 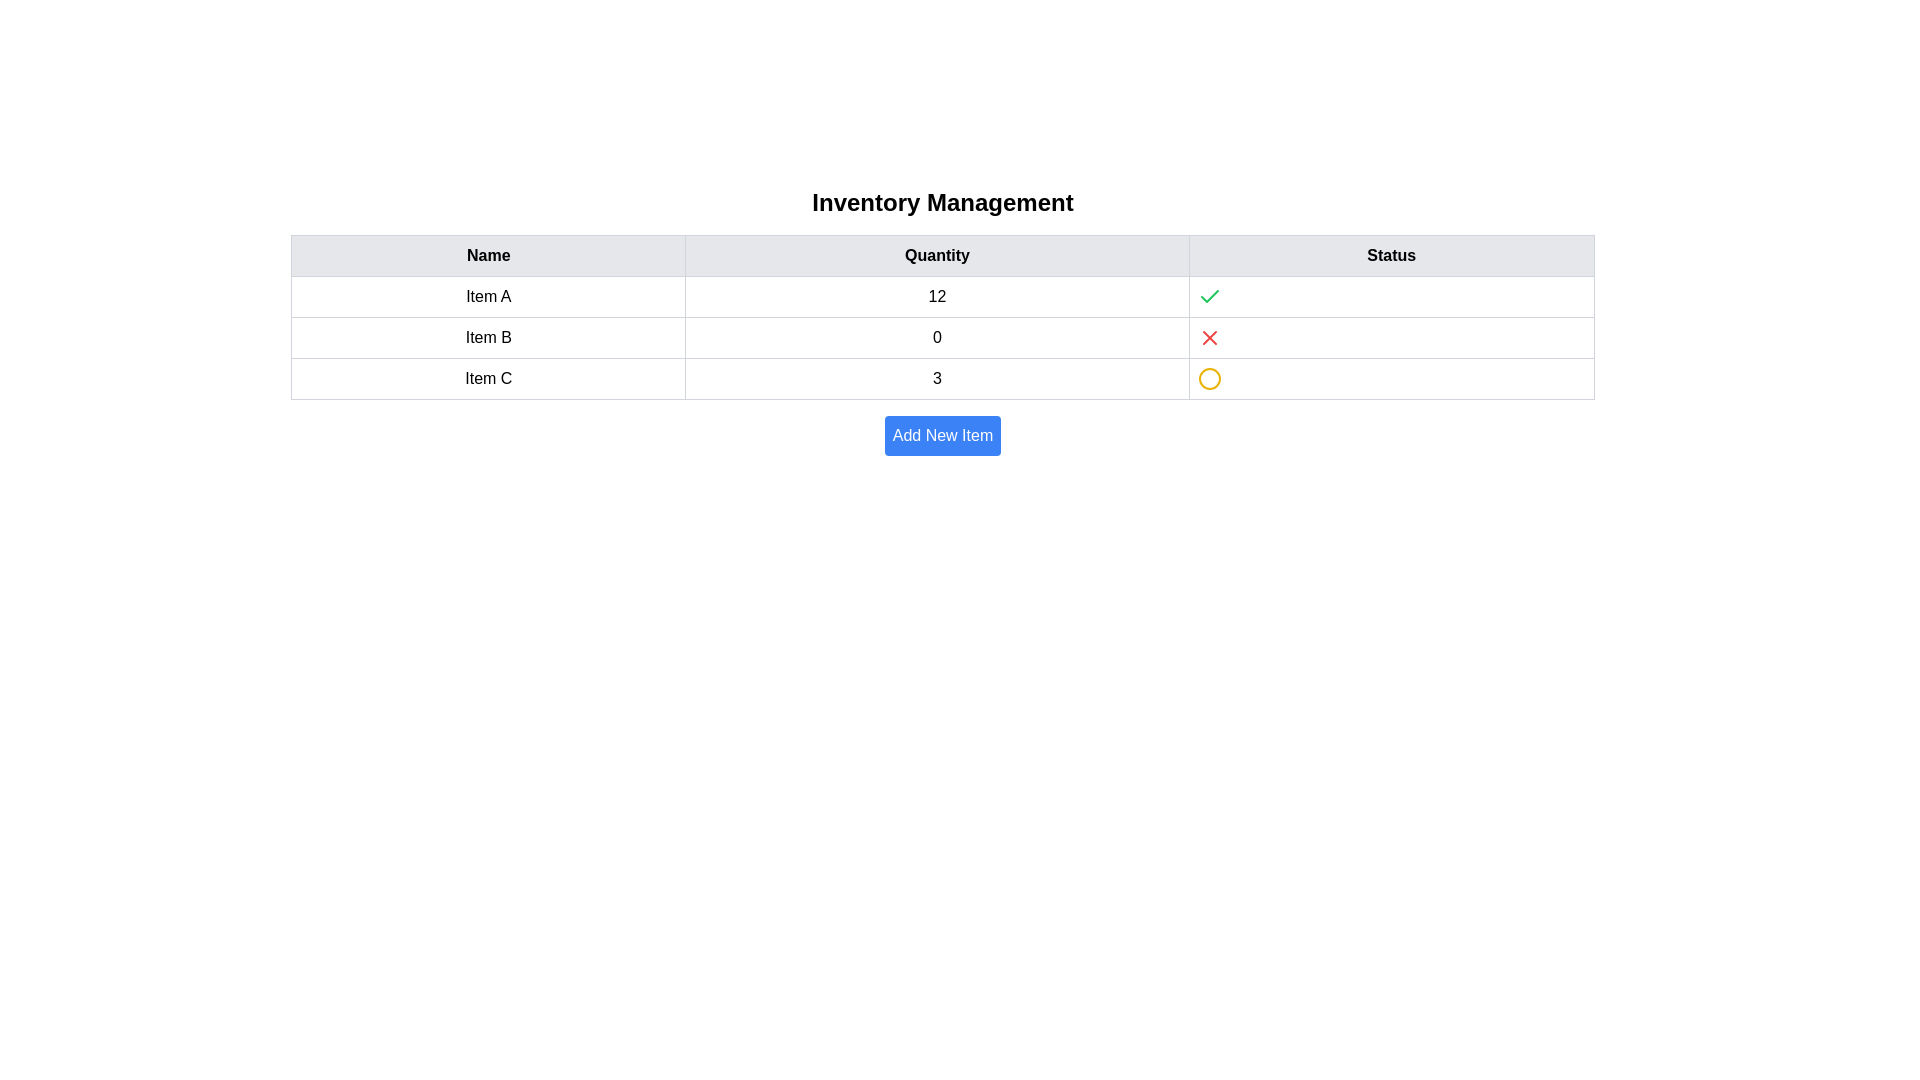 What do you see at coordinates (1208, 337) in the screenshot?
I see `the red cross (X) icon located in the second row under the 'Status' column of the table, centrally positioned within its cell` at bounding box center [1208, 337].